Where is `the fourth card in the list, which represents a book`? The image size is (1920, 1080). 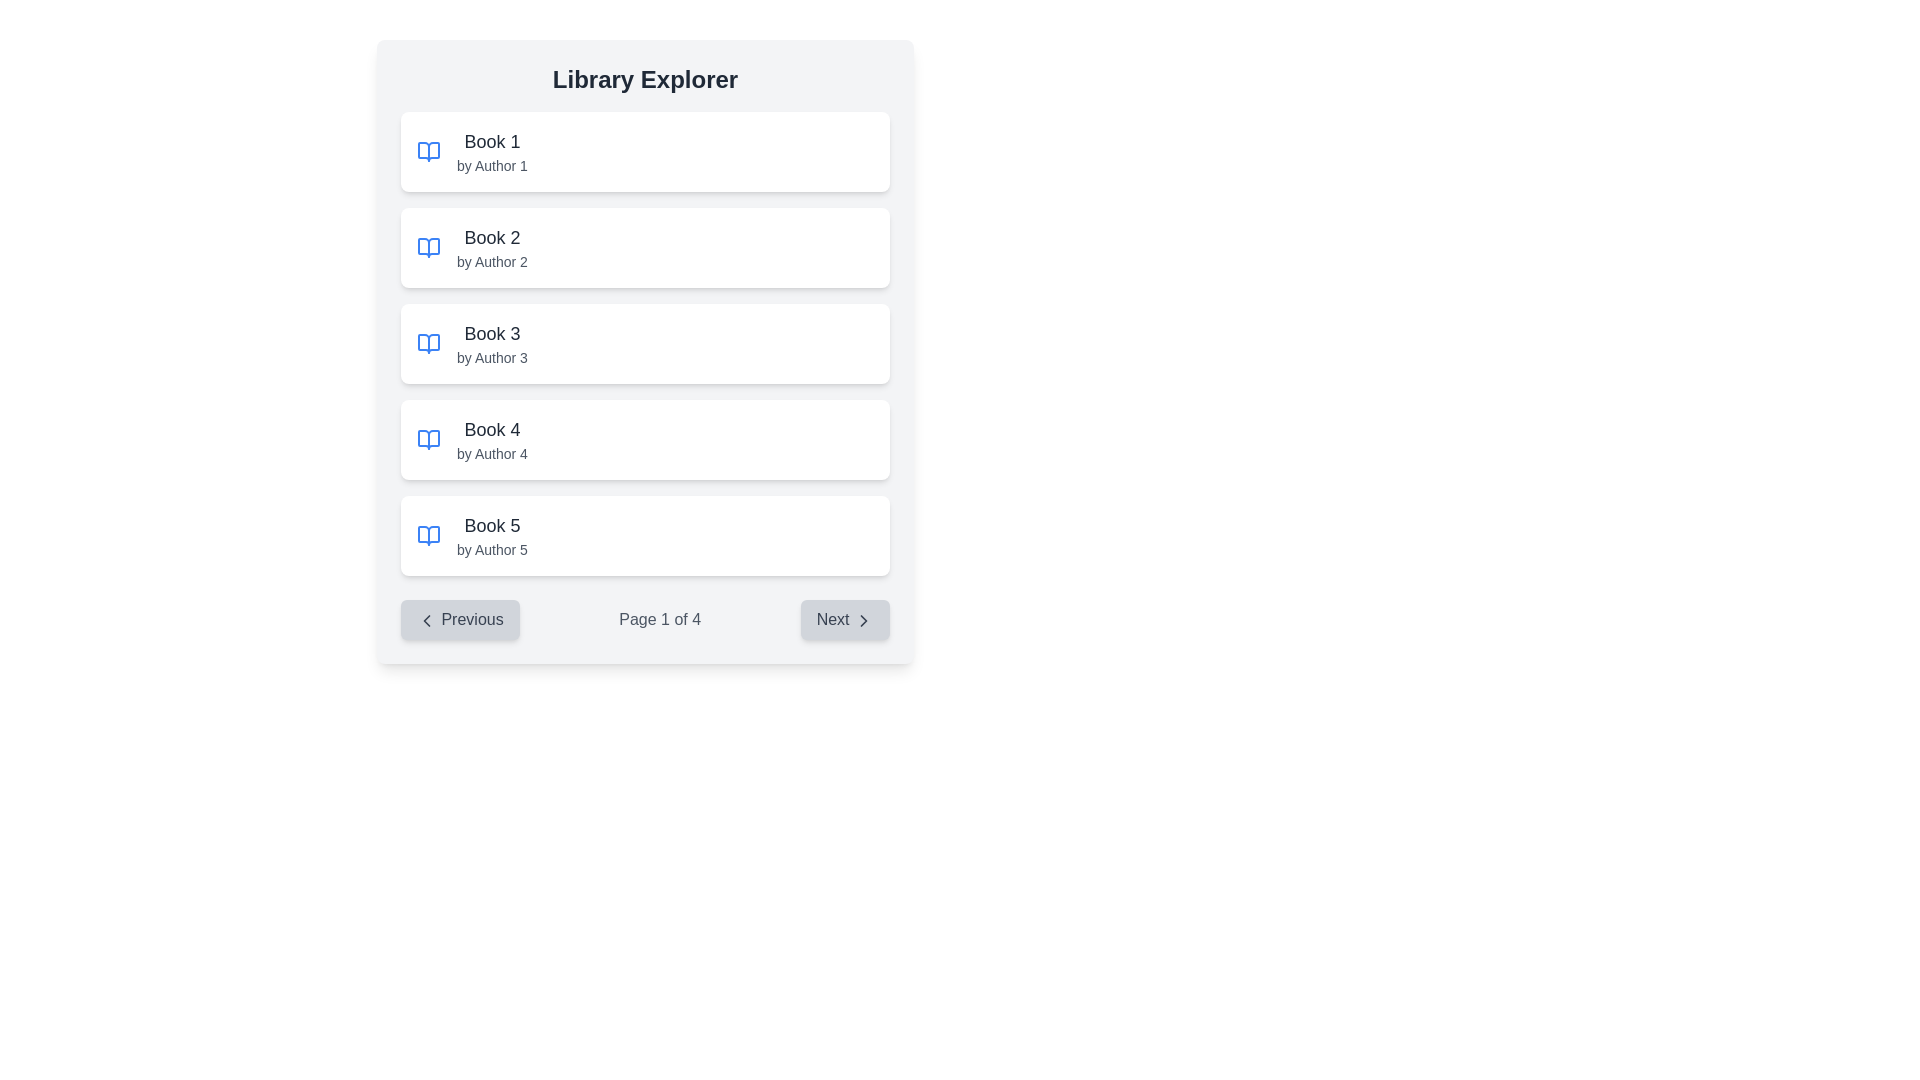
the fourth card in the list, which represents a book is located at coordinates (645, 438).